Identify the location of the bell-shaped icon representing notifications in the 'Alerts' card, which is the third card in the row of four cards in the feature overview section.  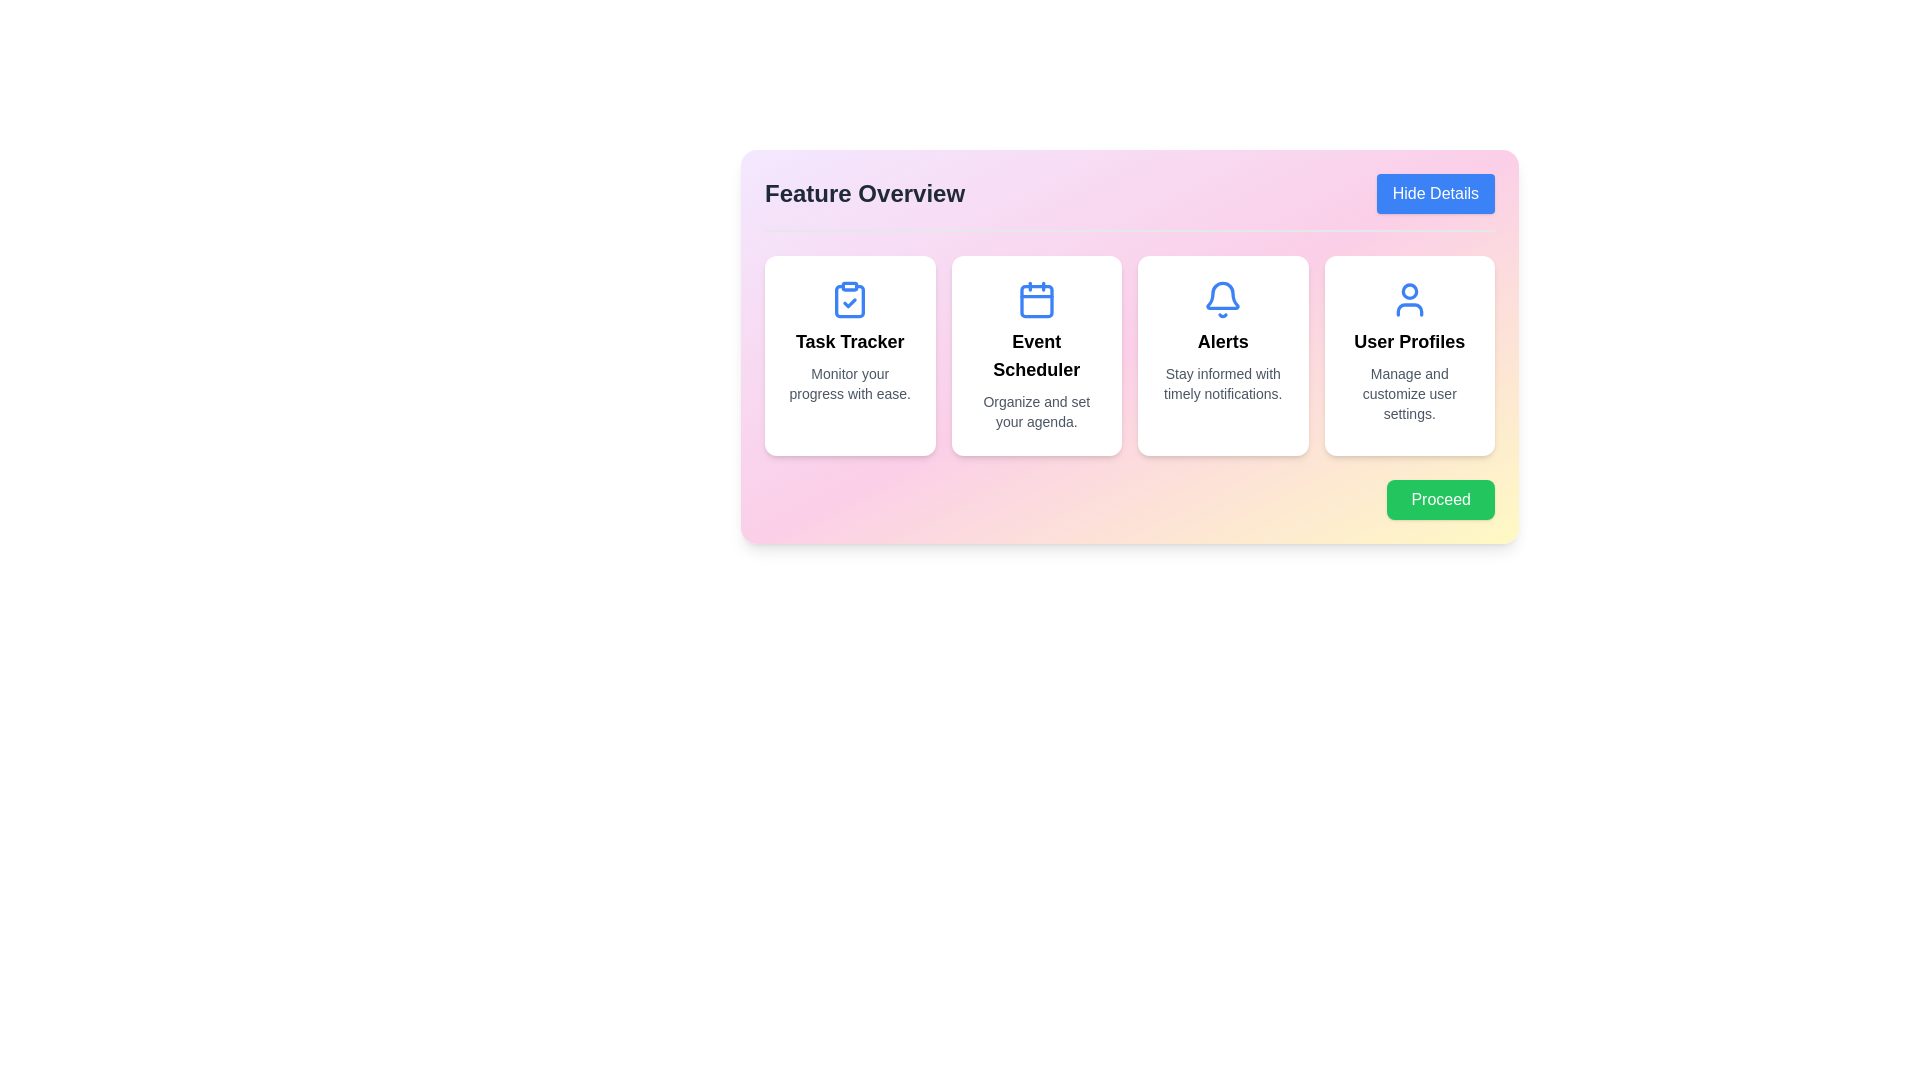
(1222, 295).